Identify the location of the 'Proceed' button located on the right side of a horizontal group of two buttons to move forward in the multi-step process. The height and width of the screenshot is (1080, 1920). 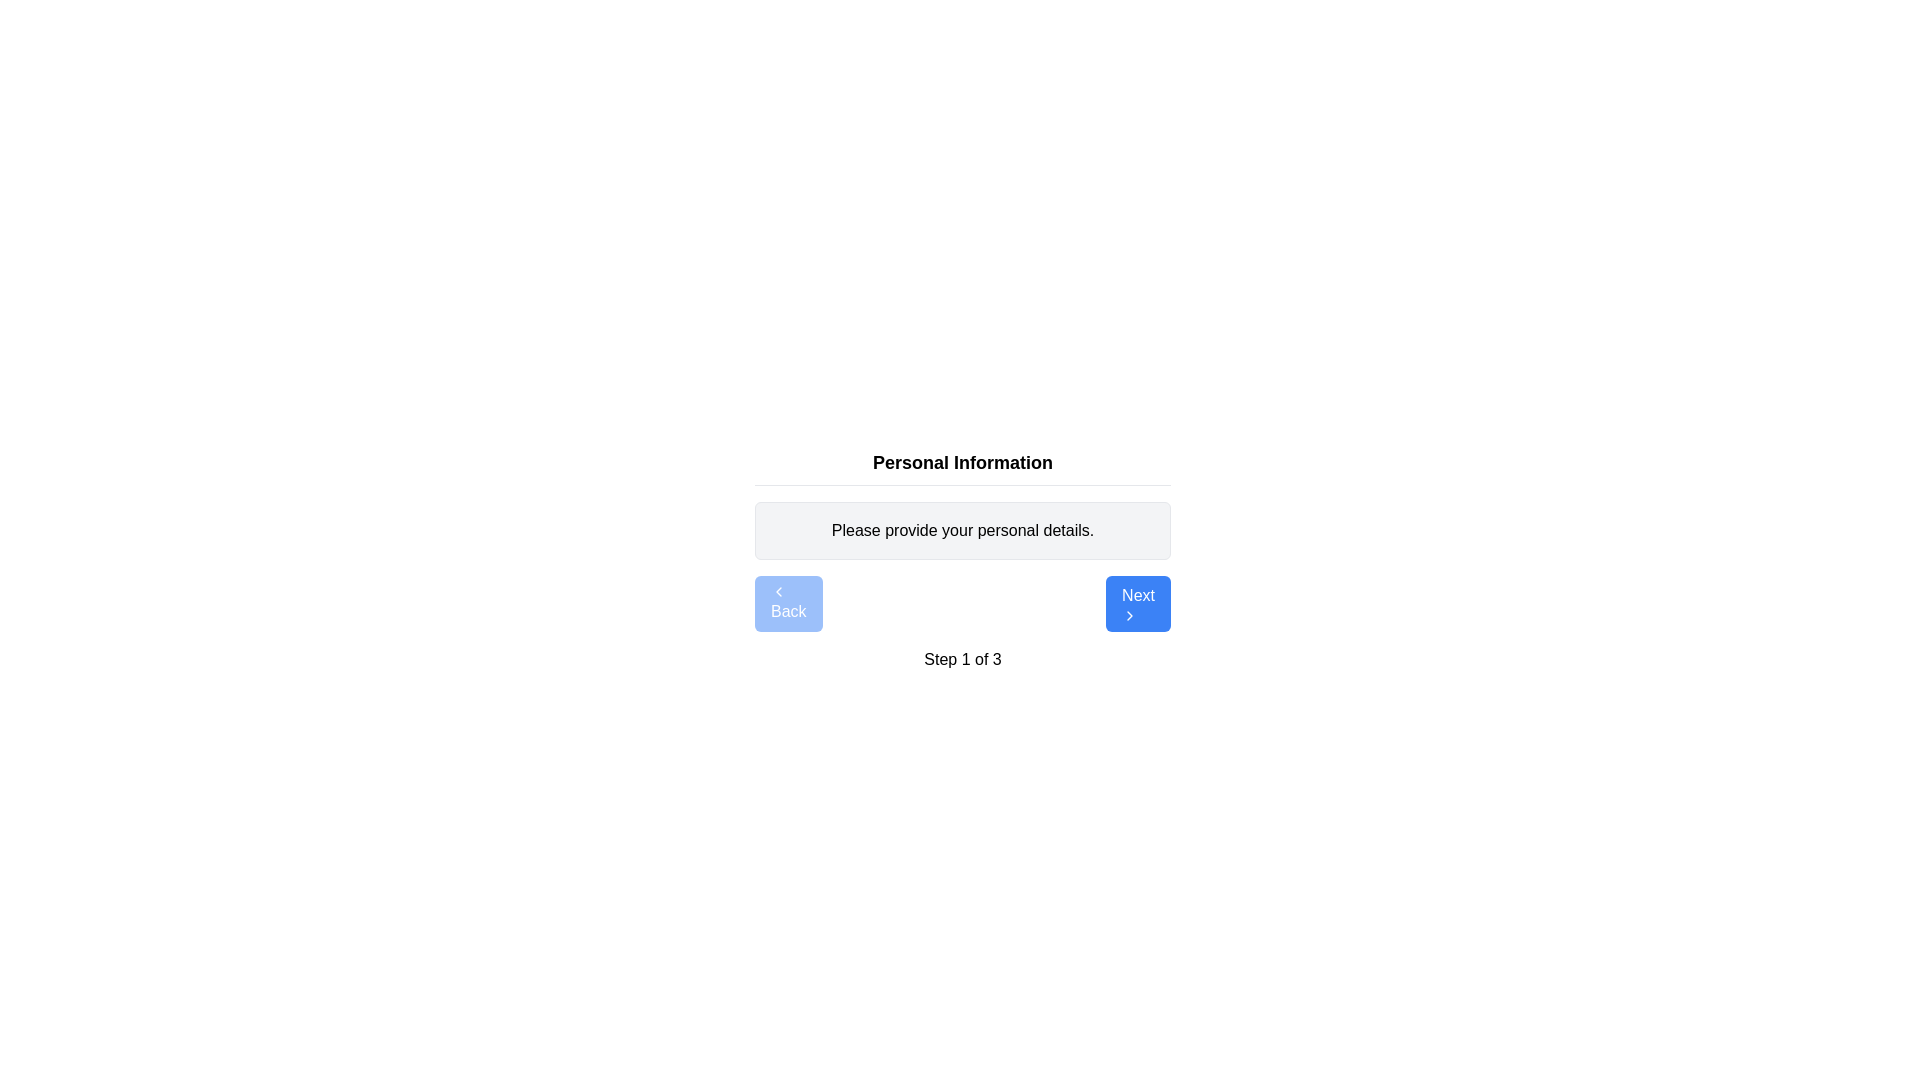
(1138, 603).